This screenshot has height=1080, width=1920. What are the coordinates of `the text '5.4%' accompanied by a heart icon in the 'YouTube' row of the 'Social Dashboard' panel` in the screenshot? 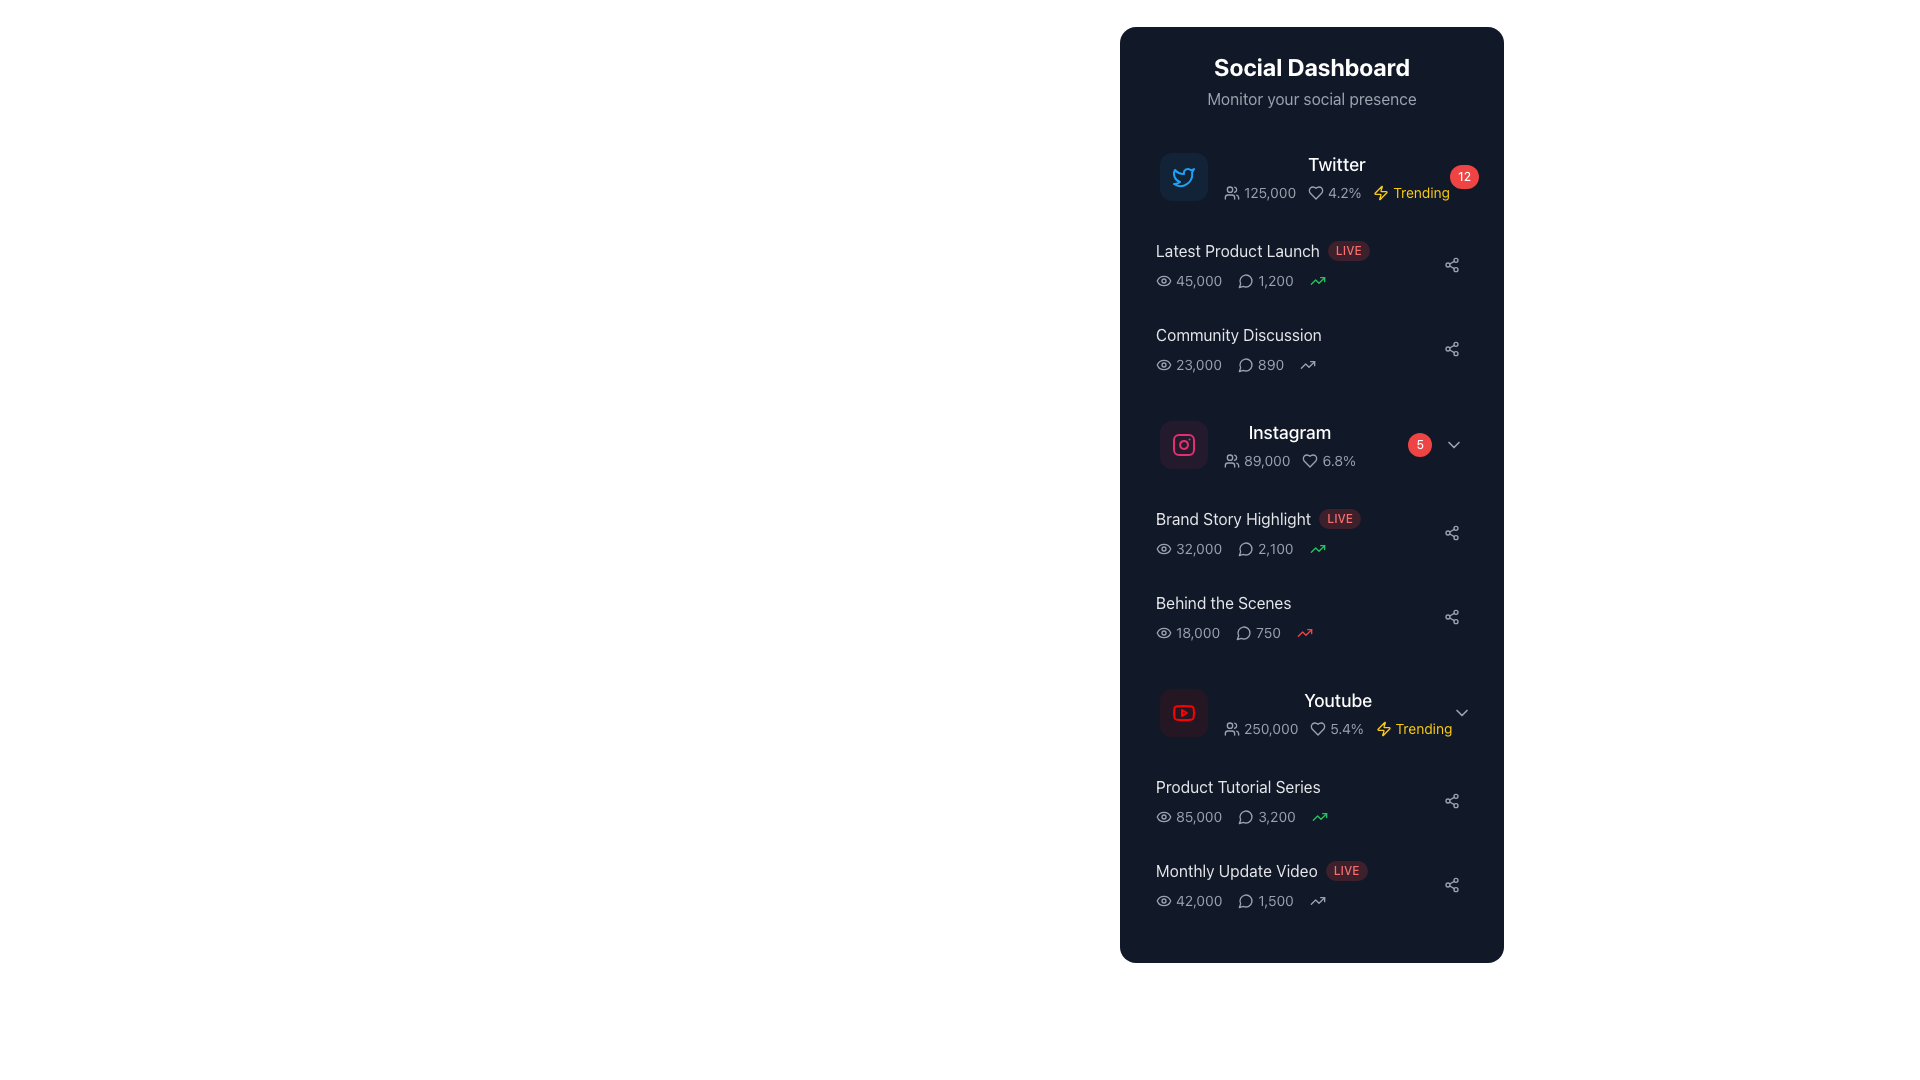 It's located at (1337, 729).